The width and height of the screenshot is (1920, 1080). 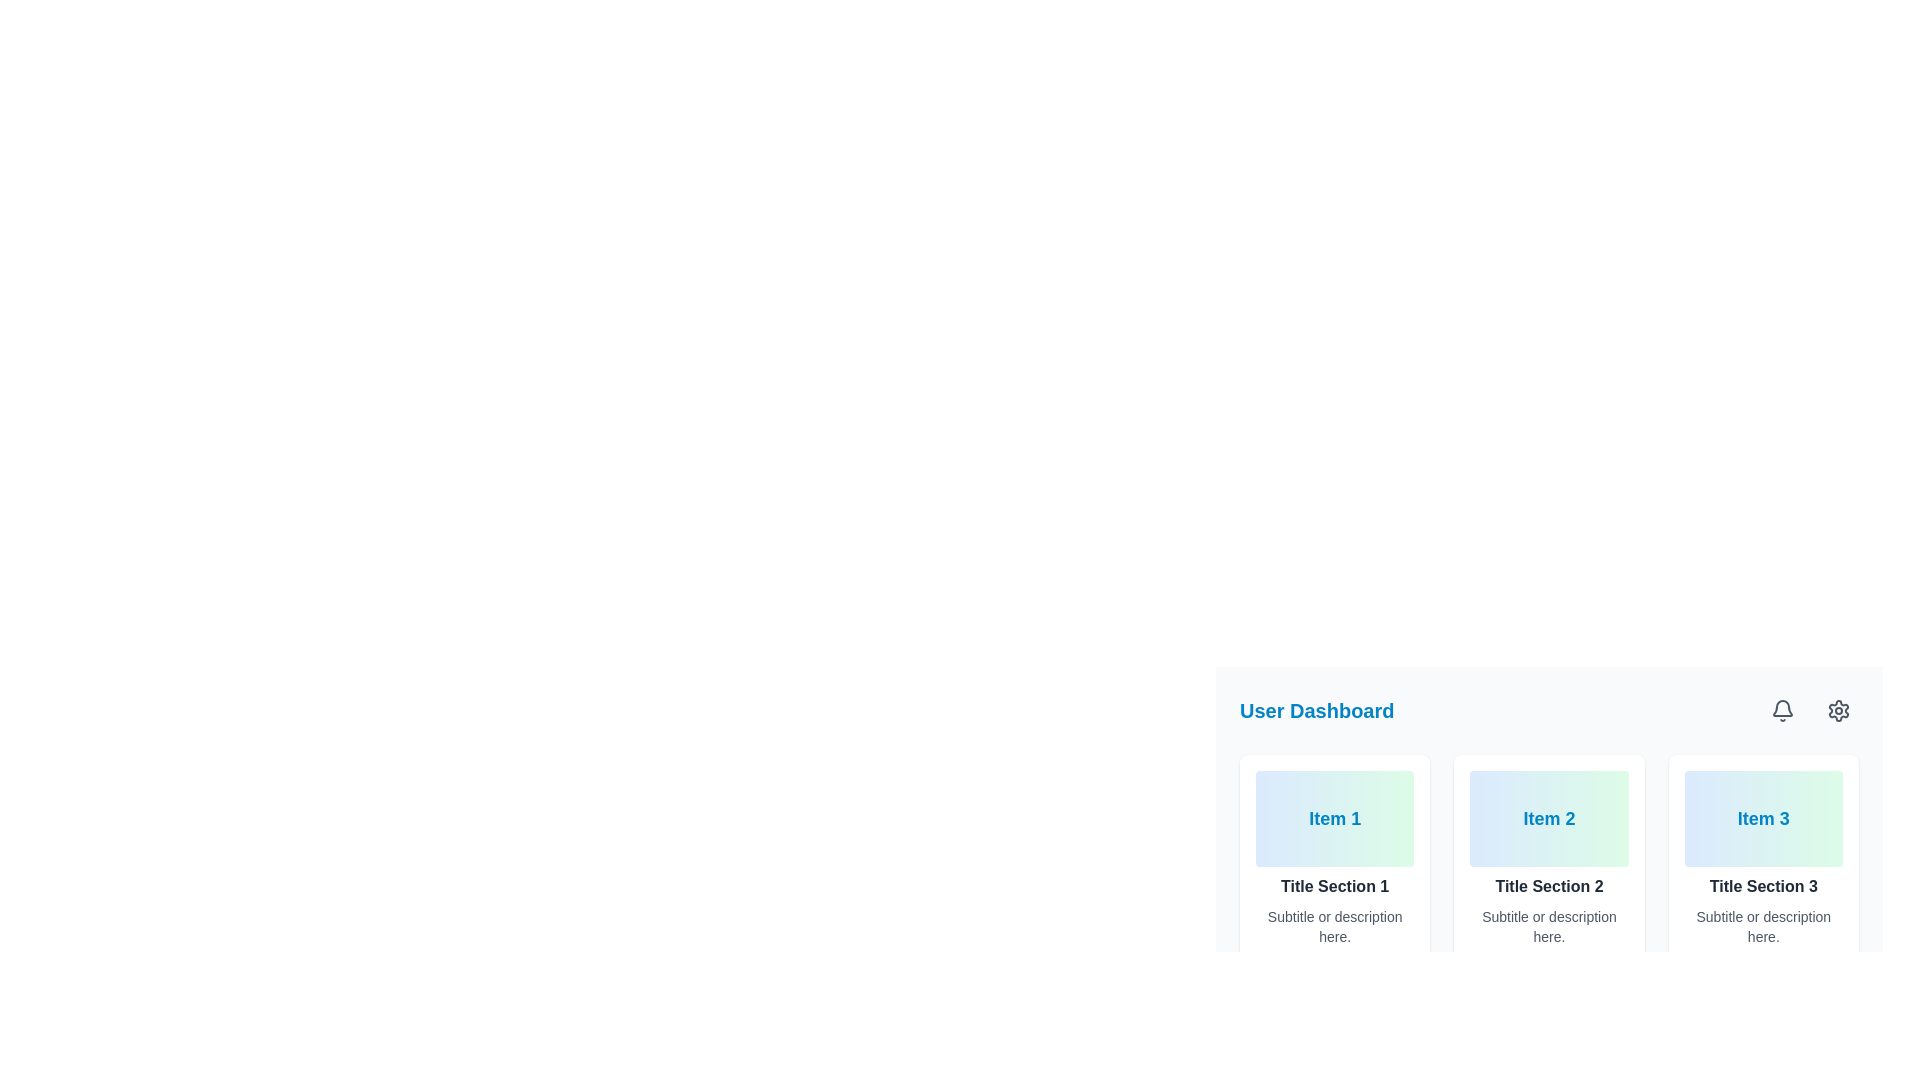 I want to click on the circular notification button with a bell icon located at the top-right section of the dashboard, positioned to the left of the gear icon button, so click(x=1782, y=709).